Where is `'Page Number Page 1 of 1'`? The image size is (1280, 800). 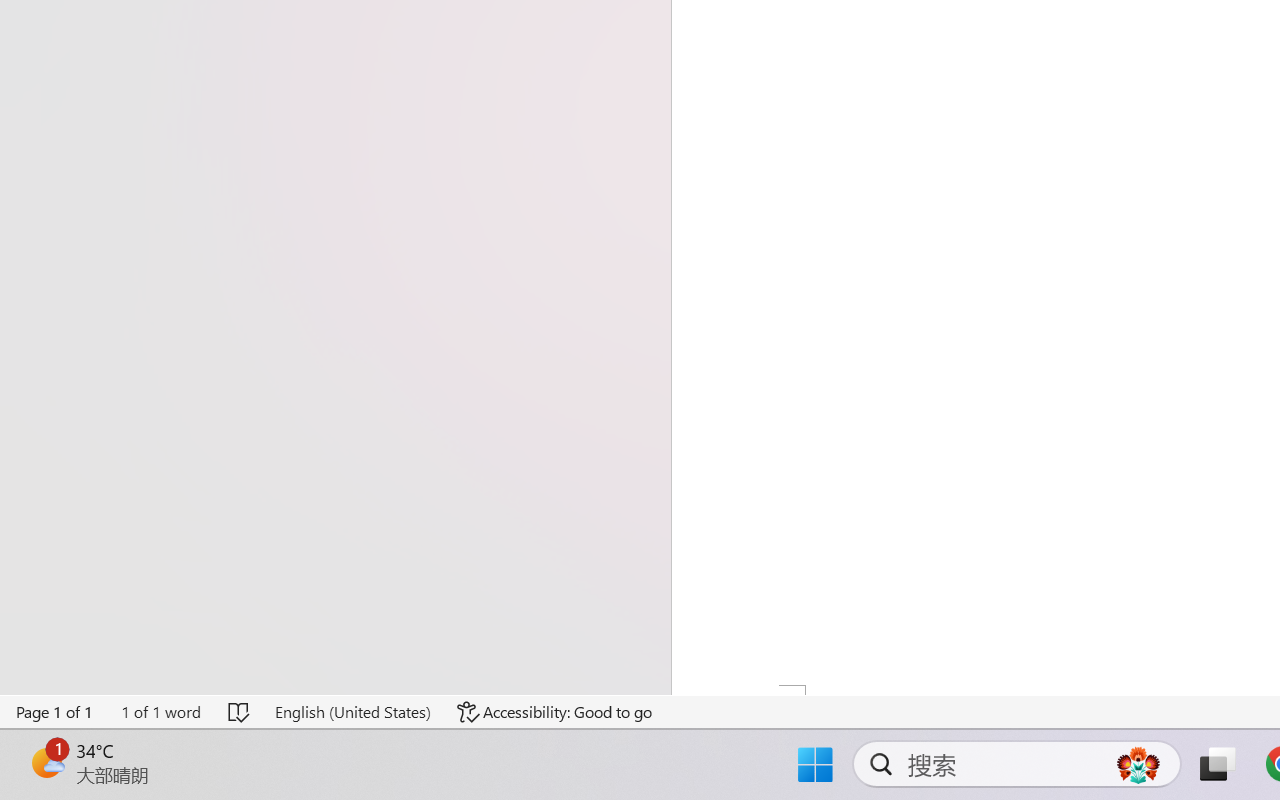 'Page Number Page 1 of 1' is located at coordinates (55, 711).